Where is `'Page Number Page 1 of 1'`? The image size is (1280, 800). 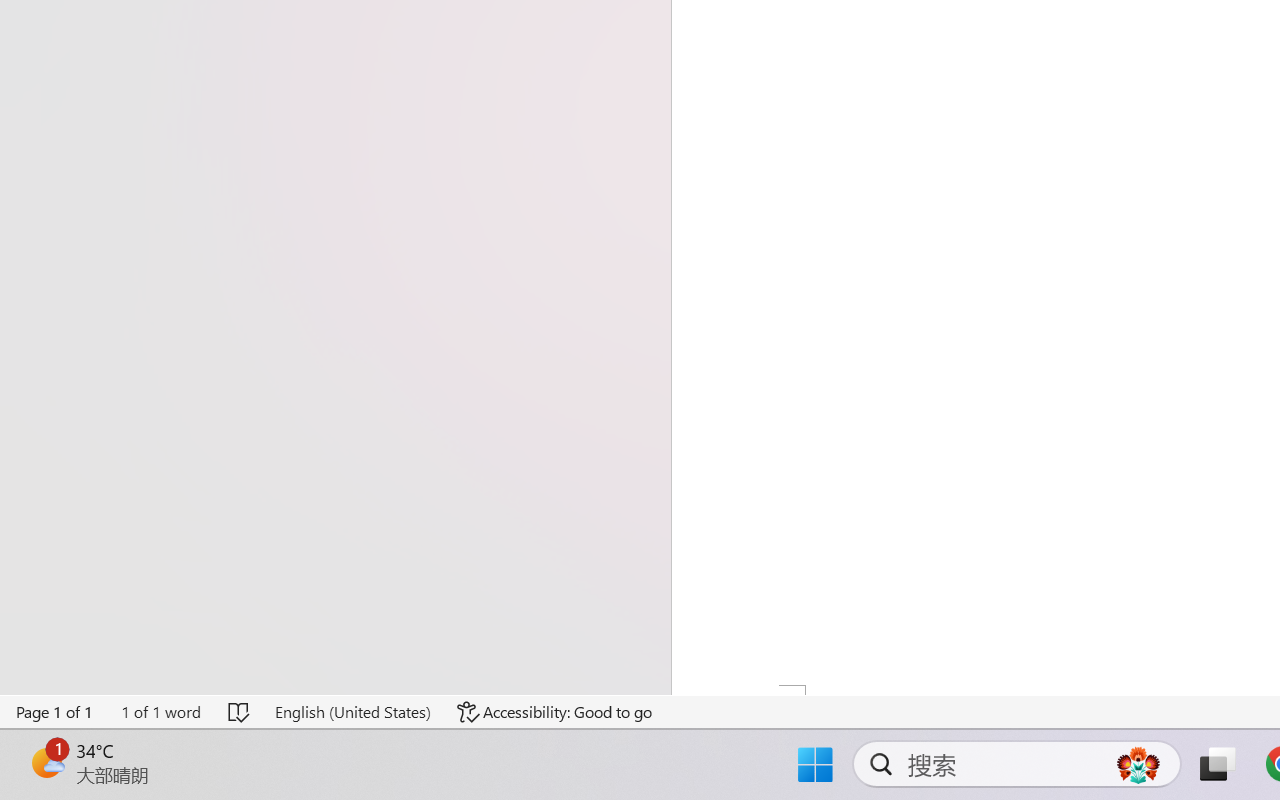 'Page Number Page 1 of 1' is located at coordinates (55, 711).